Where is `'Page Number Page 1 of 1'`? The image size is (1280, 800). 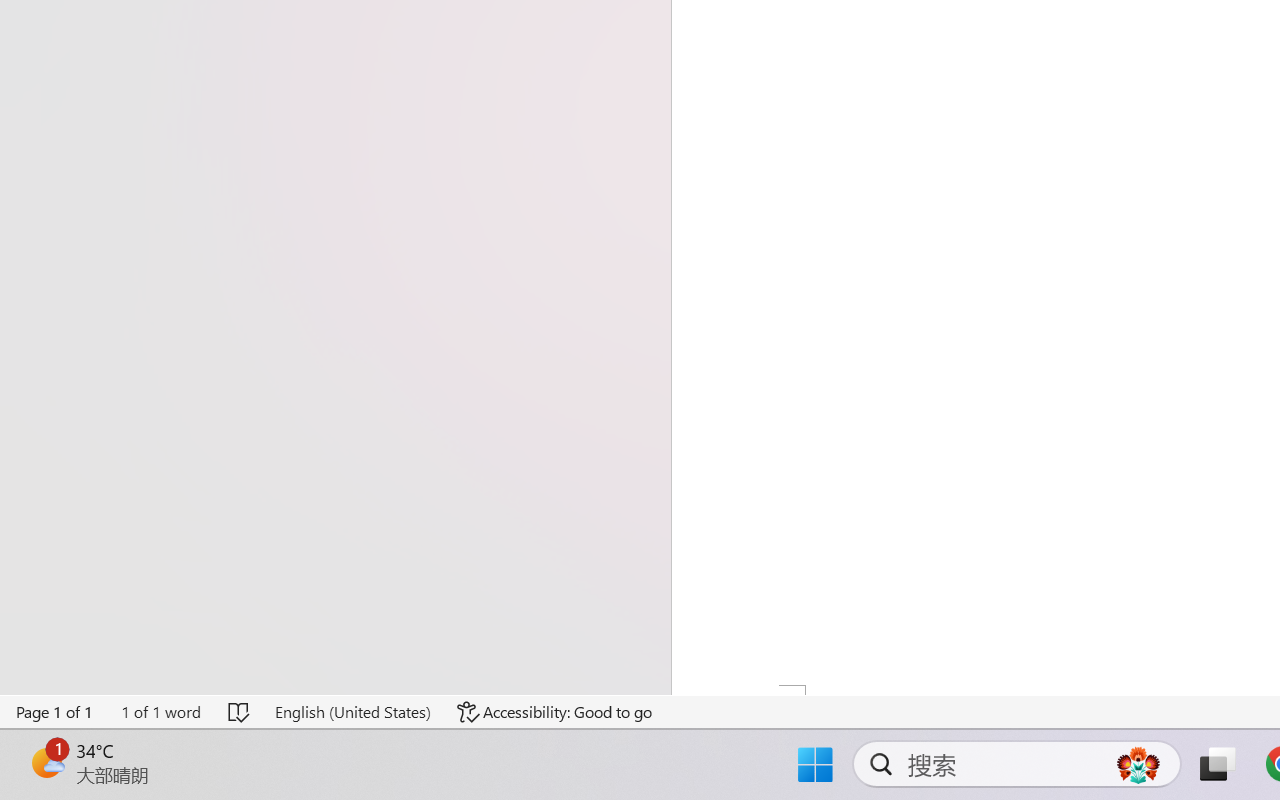 'Page Number Page 1 of 1' is located at coordinates (55, 711).